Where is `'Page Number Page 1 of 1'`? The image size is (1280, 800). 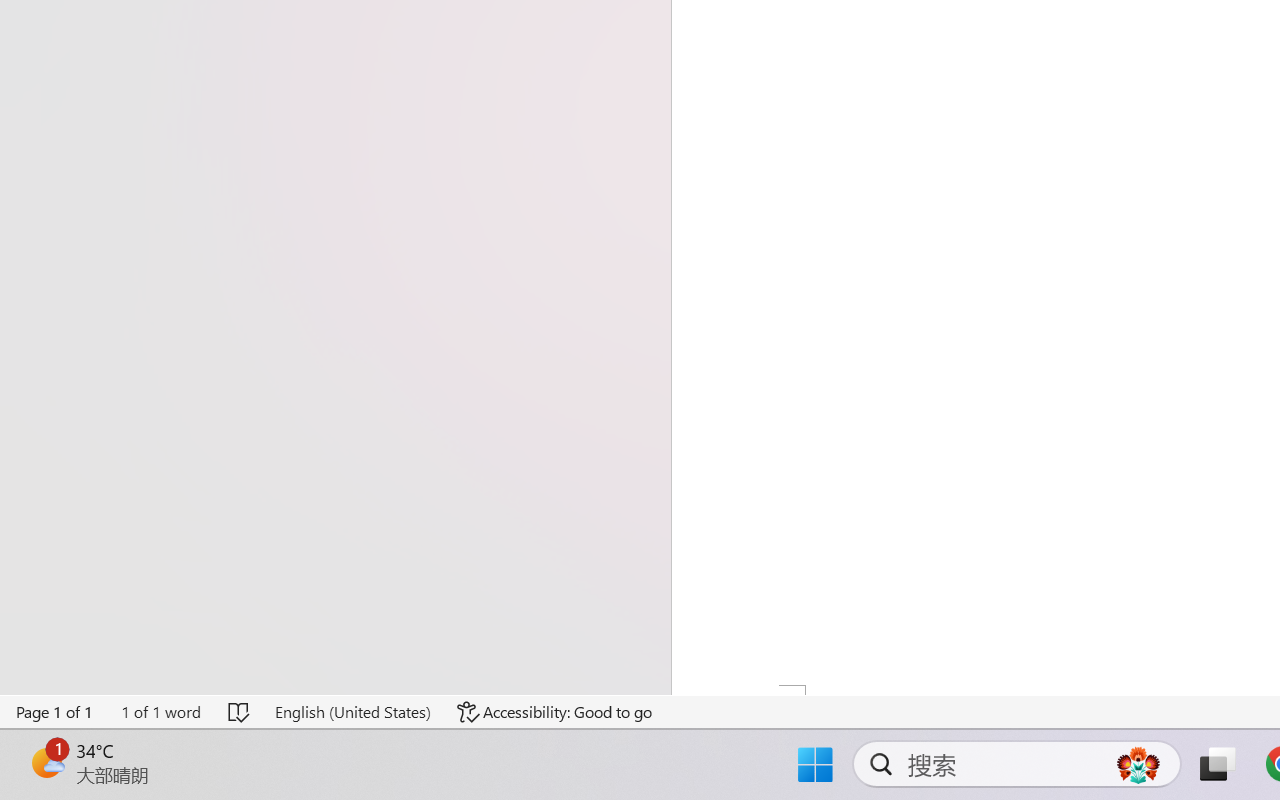 'Page Number Page 1 of 1' is located at coordinates (55, 711).